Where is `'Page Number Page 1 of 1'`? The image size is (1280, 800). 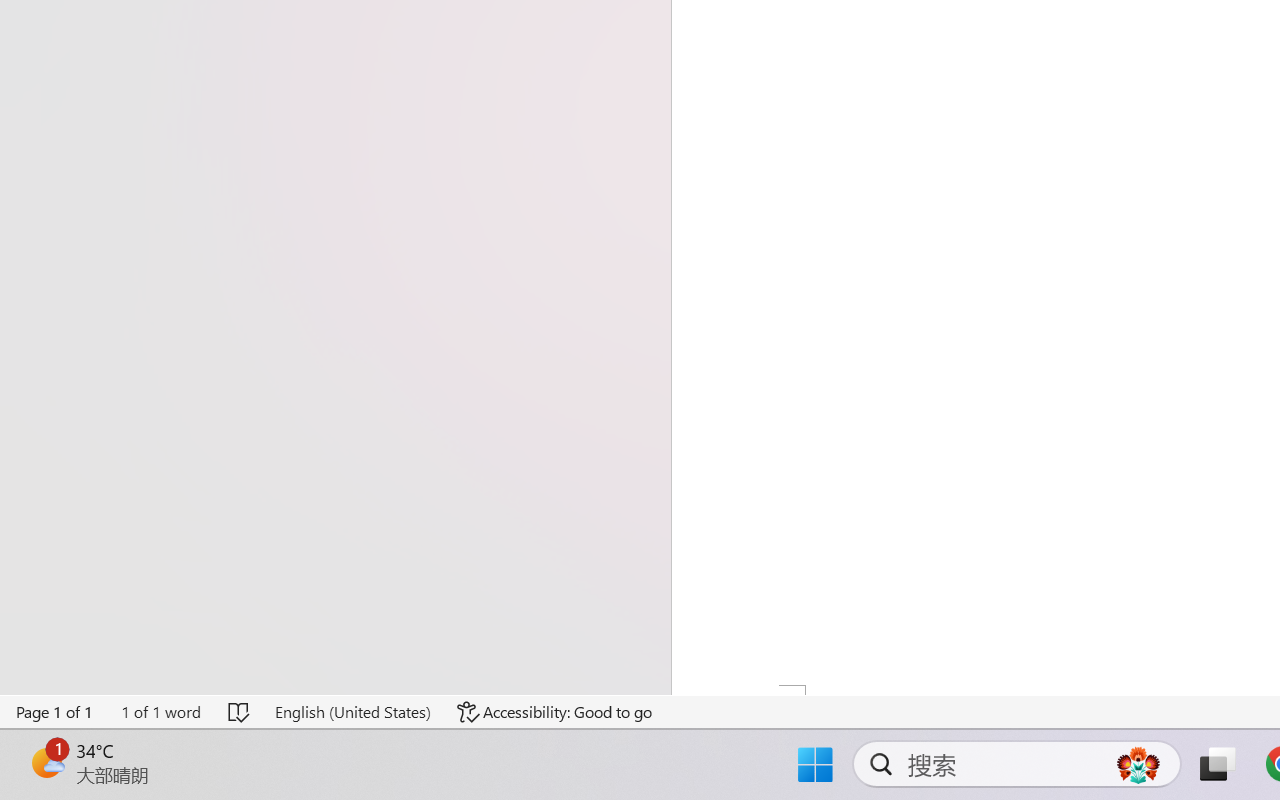 'Page Number Page 1 of 1' is located at coordinates (55, 711).